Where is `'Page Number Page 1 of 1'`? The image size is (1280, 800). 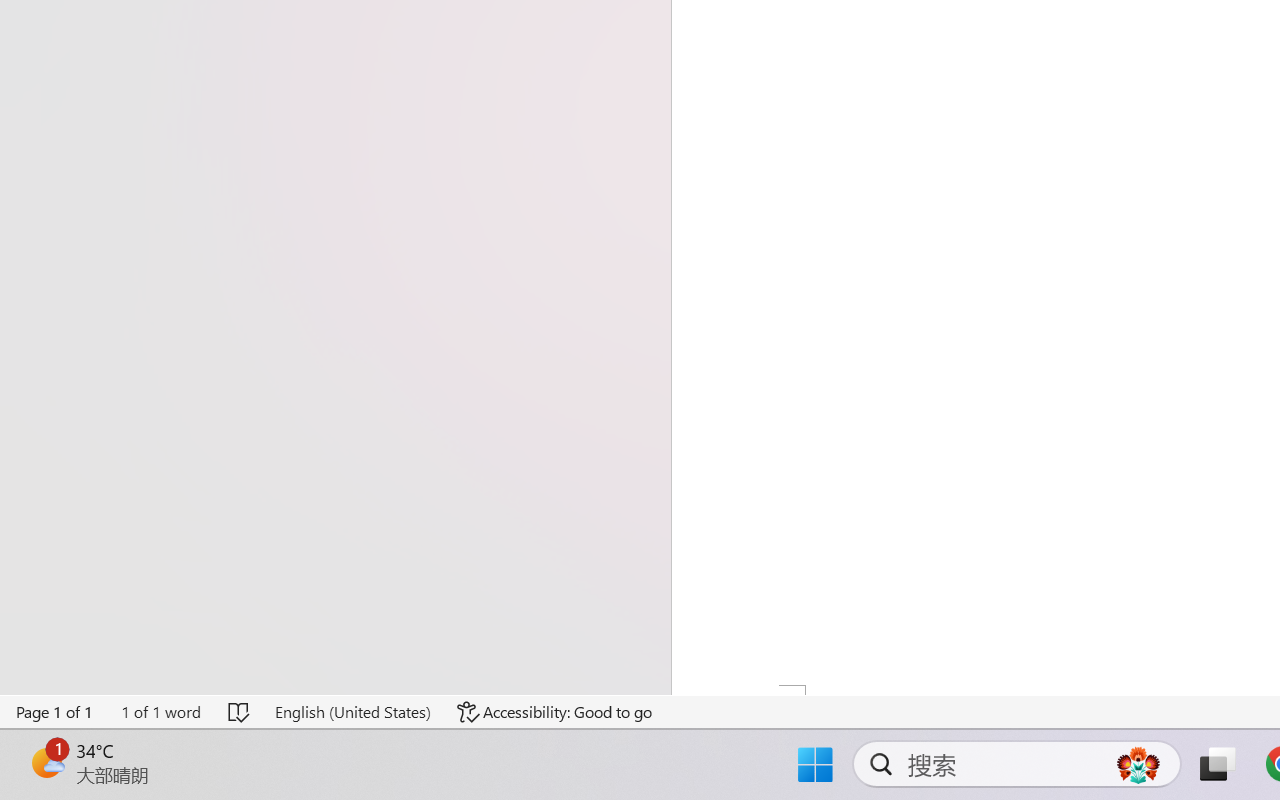 'Page Number Page 1 of 1' is located at coordinates (55, 711).